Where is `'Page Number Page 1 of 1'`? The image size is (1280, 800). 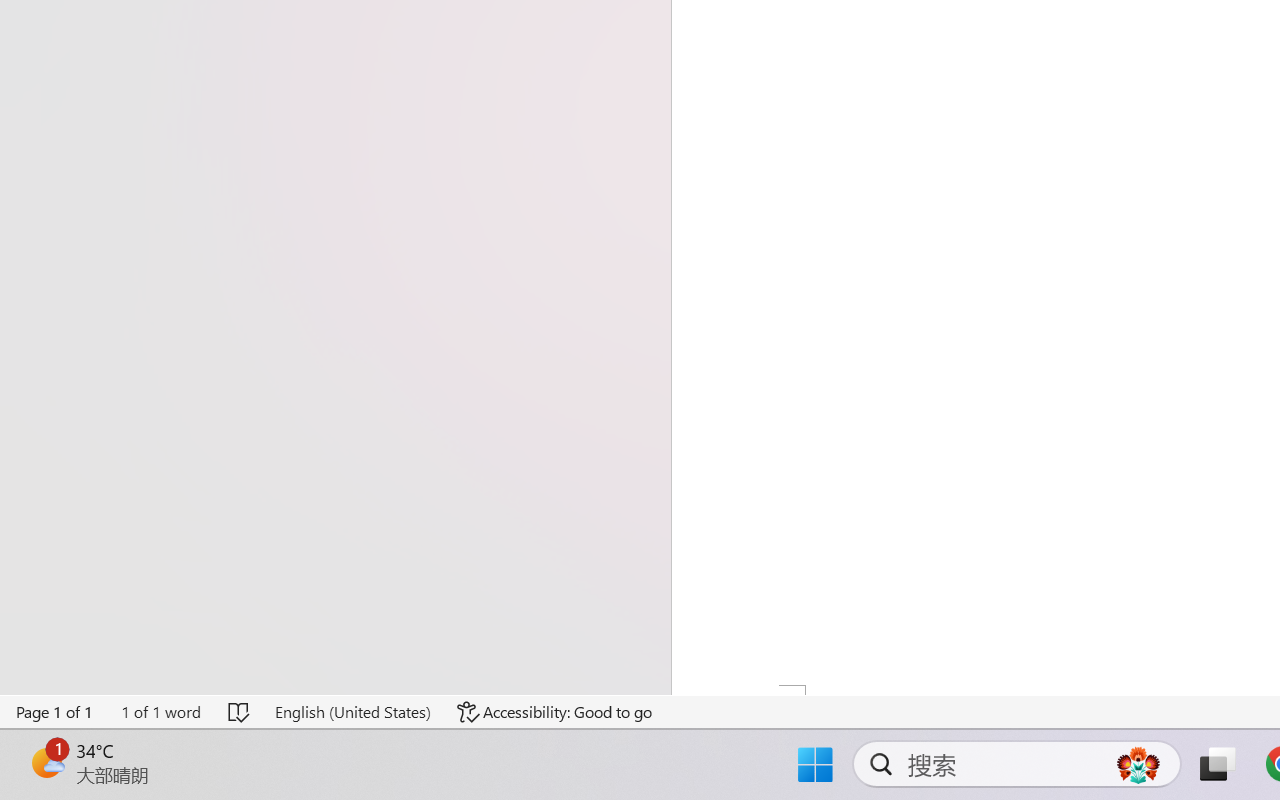 'Page Number Page 1 of 1' is located at coordinates (55, 711).